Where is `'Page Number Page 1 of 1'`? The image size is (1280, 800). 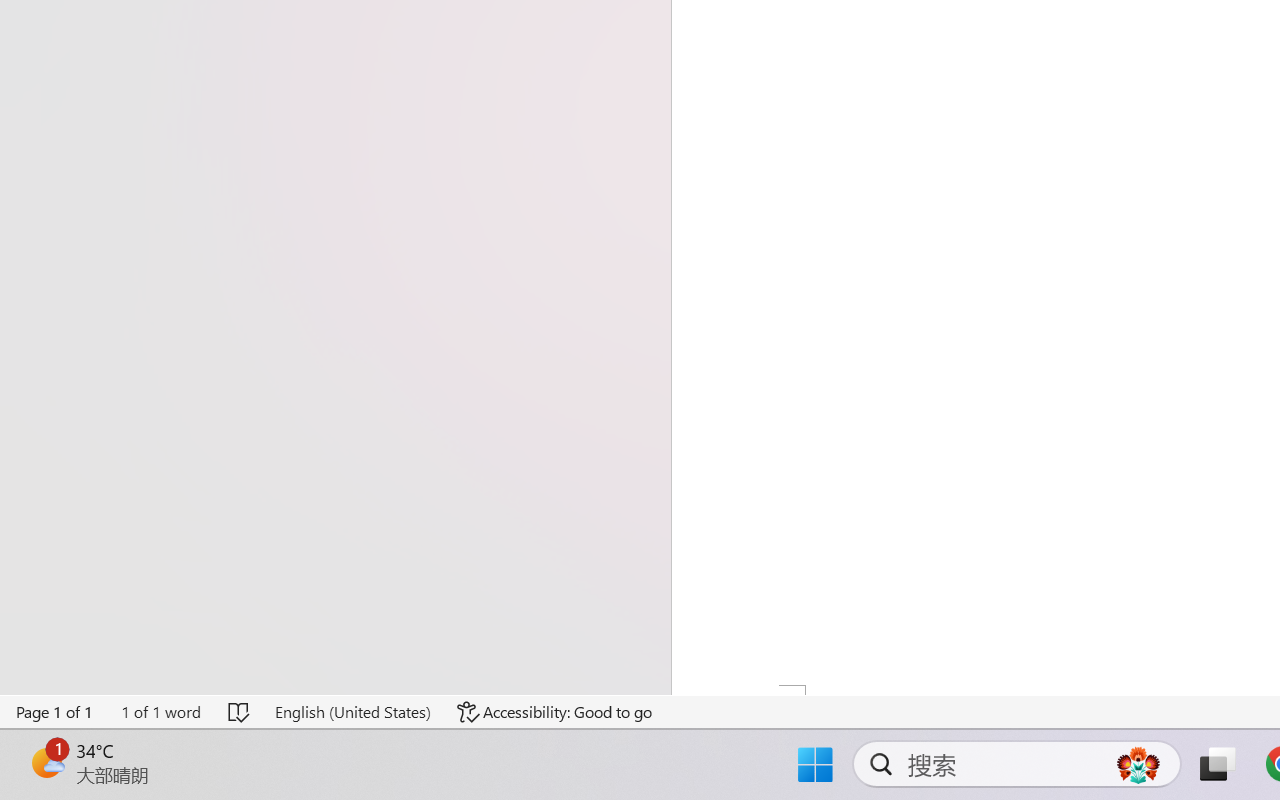 'Page Number Page 1 of 1' is located at coordinates (55, 711).